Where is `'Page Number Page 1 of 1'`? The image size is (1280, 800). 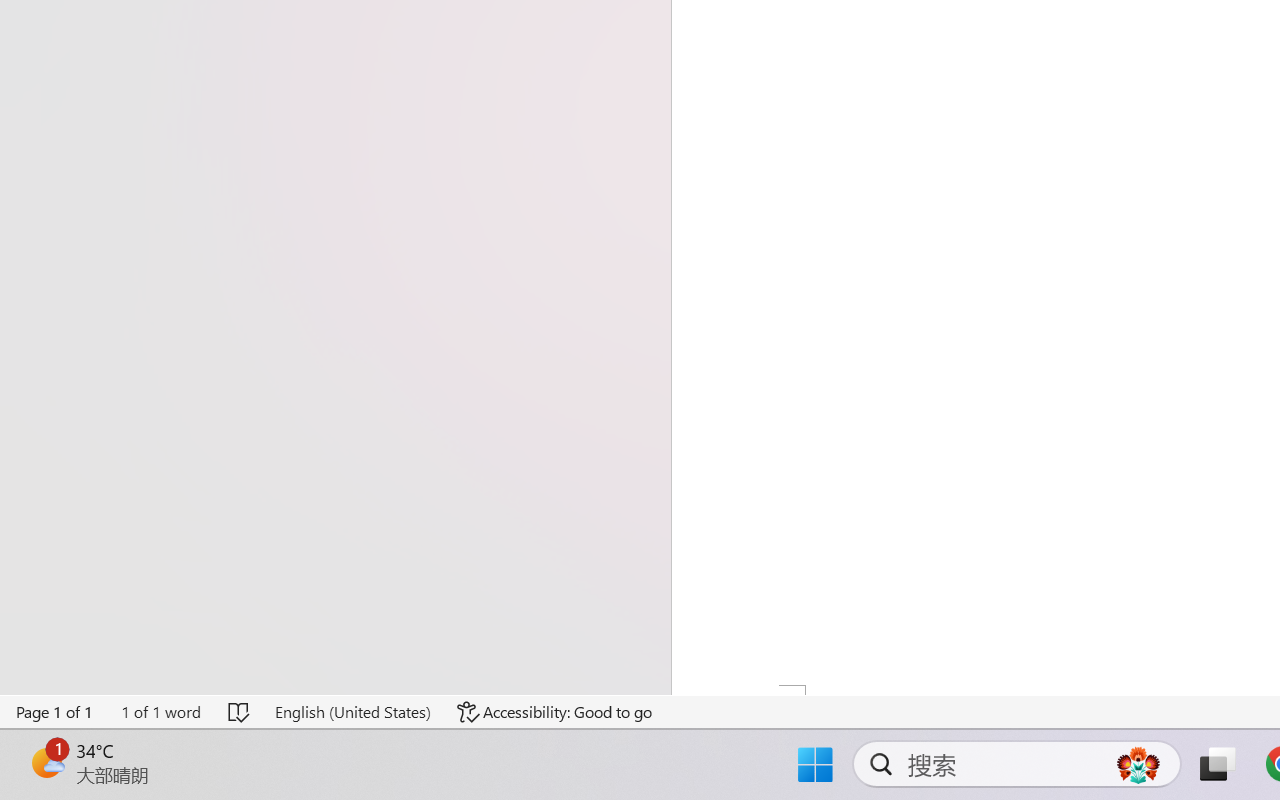 'Page Number Page 1 of 1' is located at coordinates (55, 711).